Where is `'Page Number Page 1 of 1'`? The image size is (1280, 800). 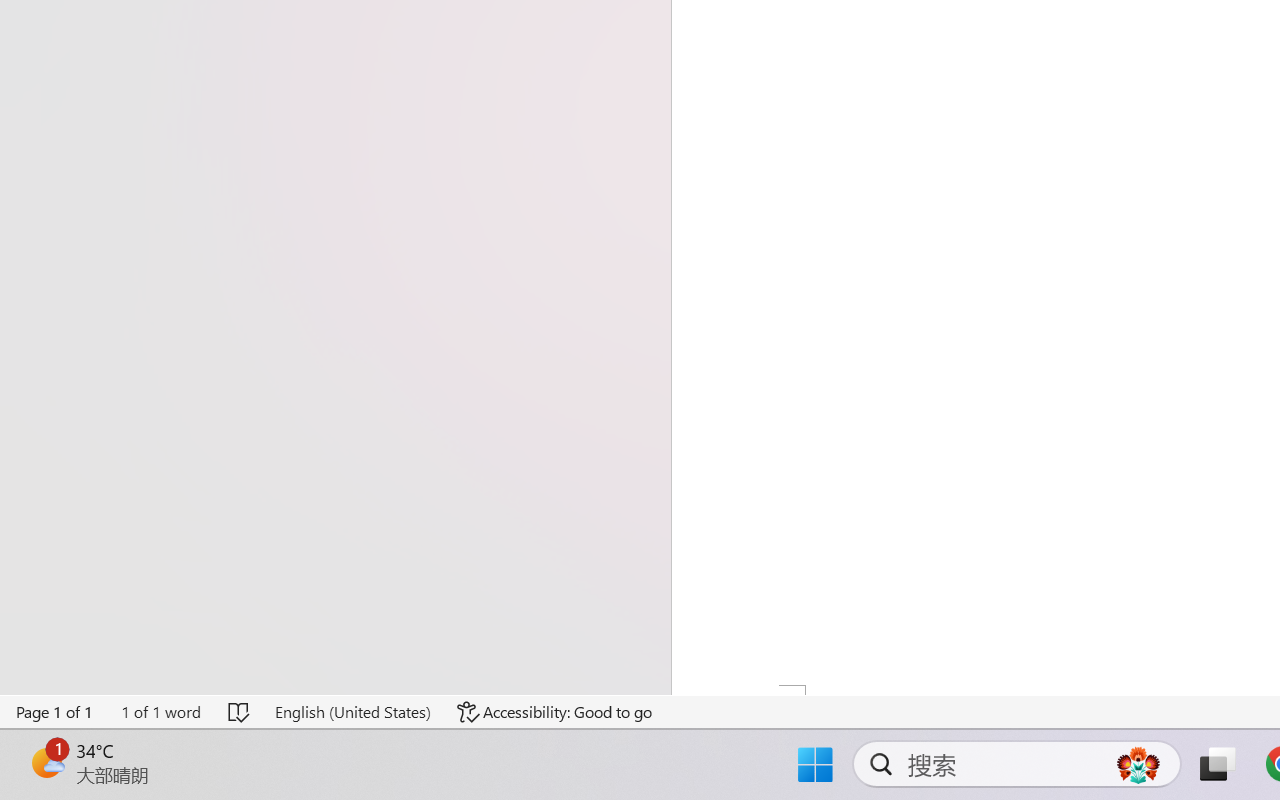 'Page Number Page 1 of 1' is located at coordinates (55, 711).